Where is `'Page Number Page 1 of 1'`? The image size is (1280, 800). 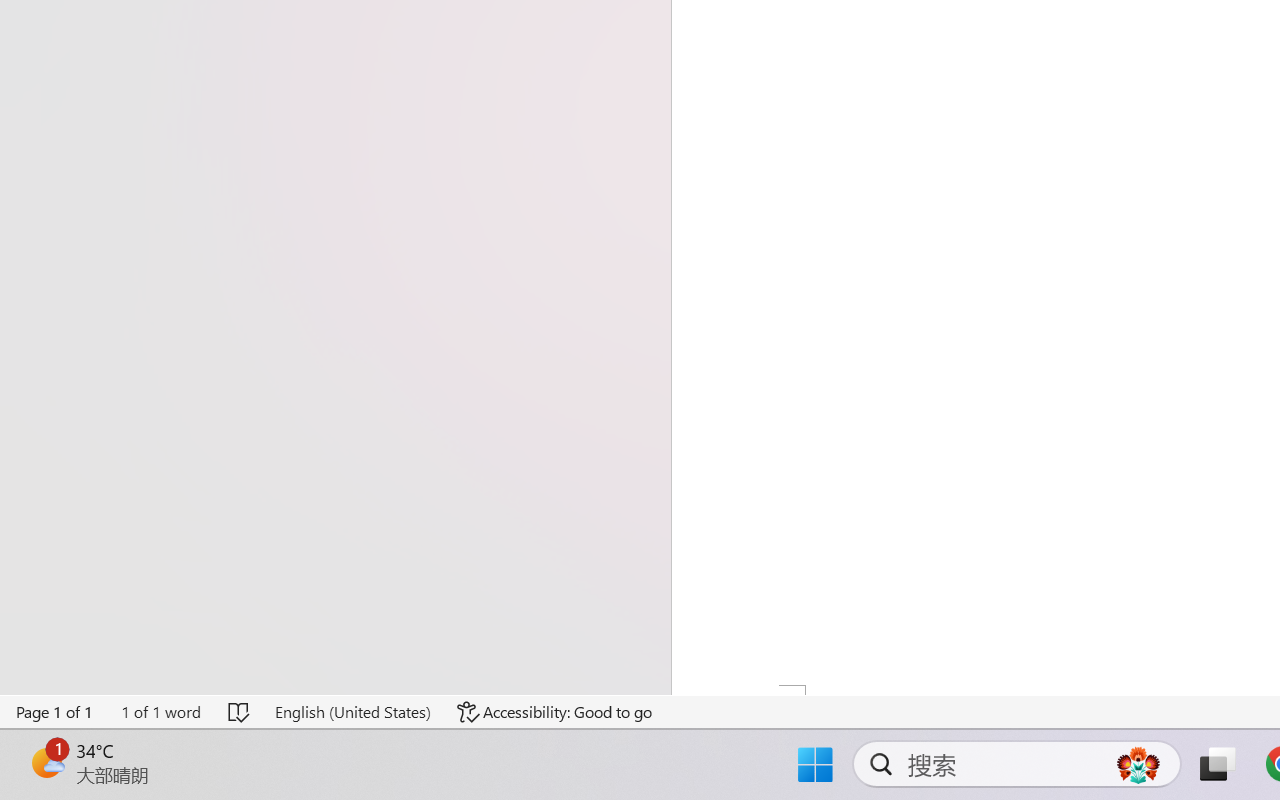 'Page Number Page 1 of 1' is located at coordinates (55, 711).